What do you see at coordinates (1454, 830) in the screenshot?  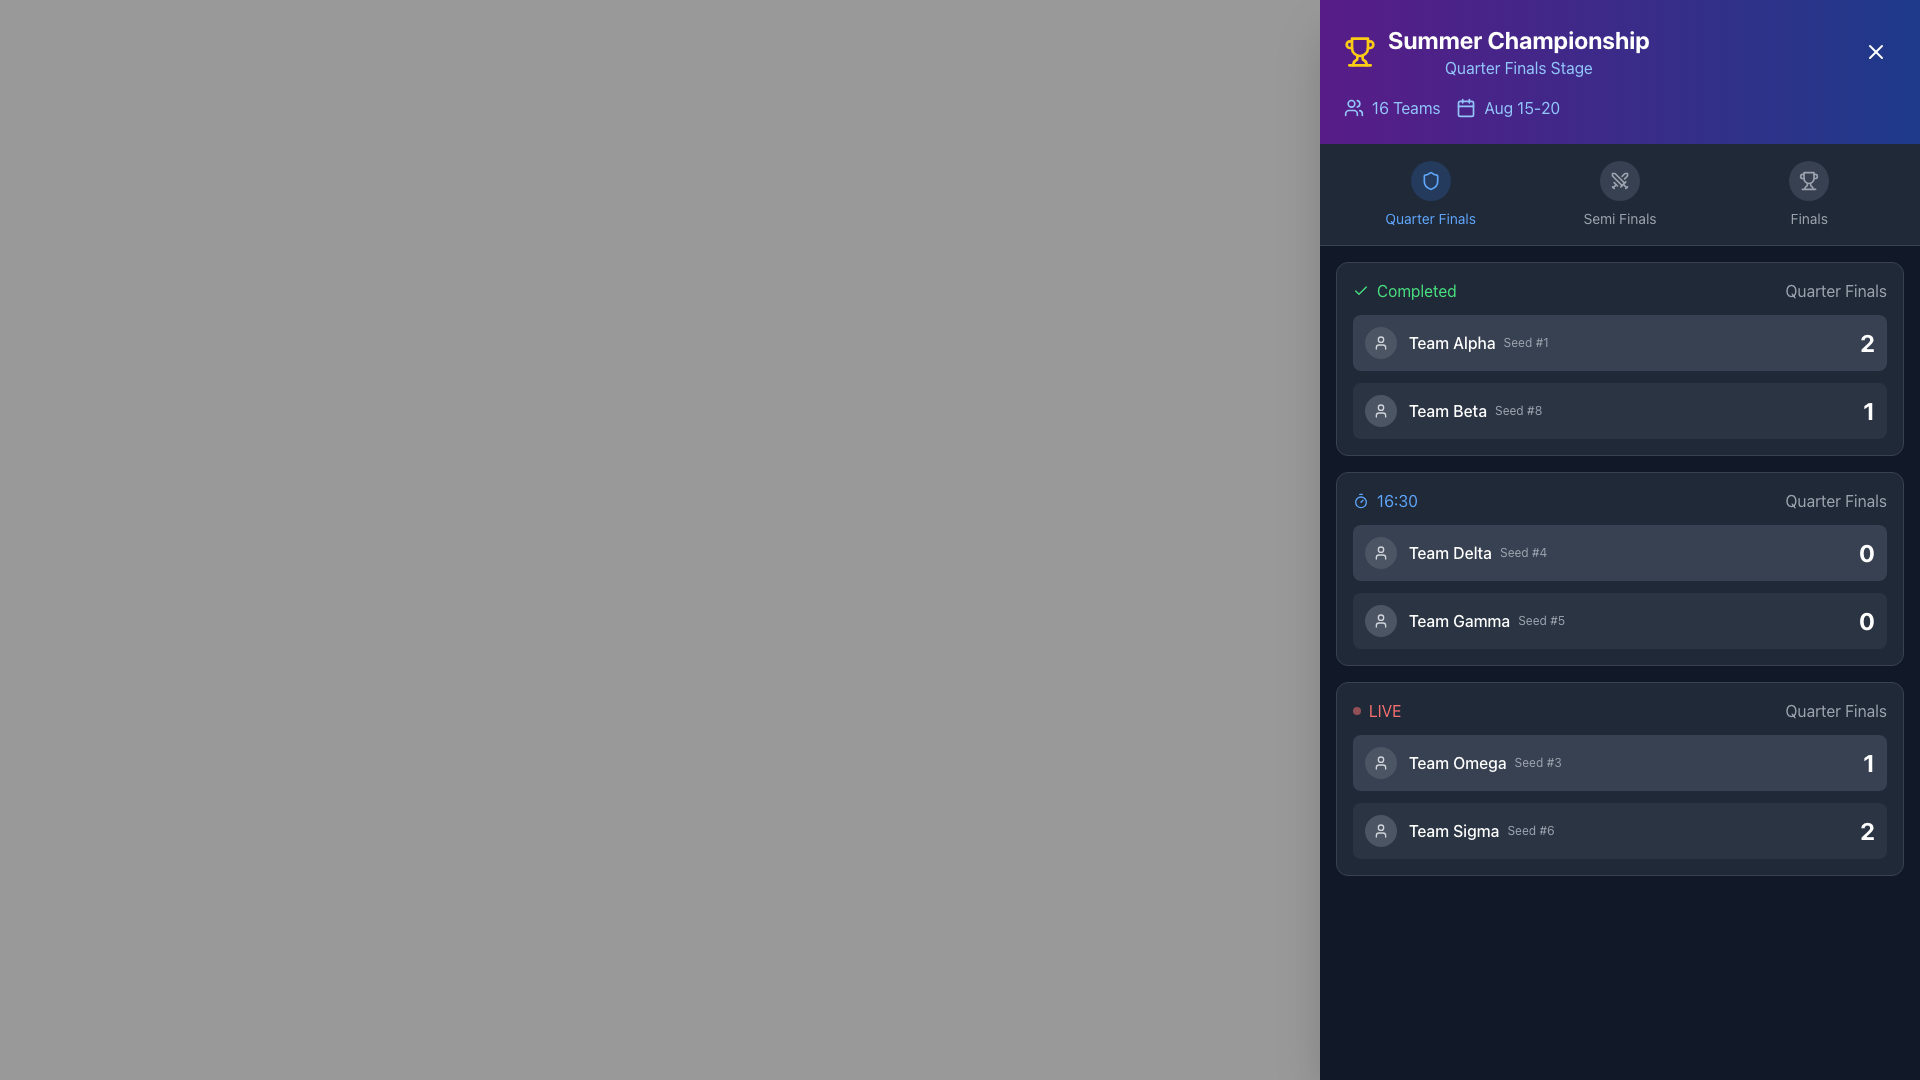 I see `text label 'Team Sigma' displayed in white on a dark background, located in the bottom right section of the interface under the 'LIVE' subsection in the 'Quarter Finals' panel` at bounding box center [1454, 830].